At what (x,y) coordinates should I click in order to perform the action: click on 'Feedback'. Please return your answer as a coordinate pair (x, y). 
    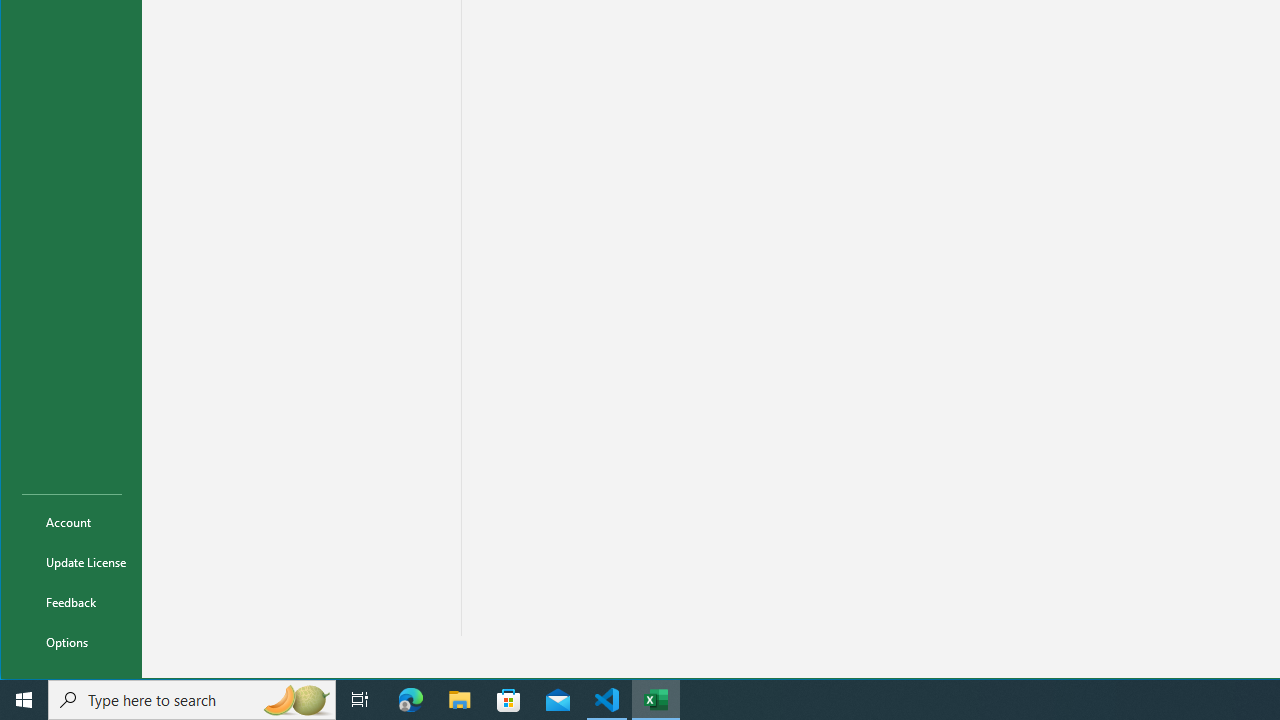
    Looking at the image, I should click on (72, 600).